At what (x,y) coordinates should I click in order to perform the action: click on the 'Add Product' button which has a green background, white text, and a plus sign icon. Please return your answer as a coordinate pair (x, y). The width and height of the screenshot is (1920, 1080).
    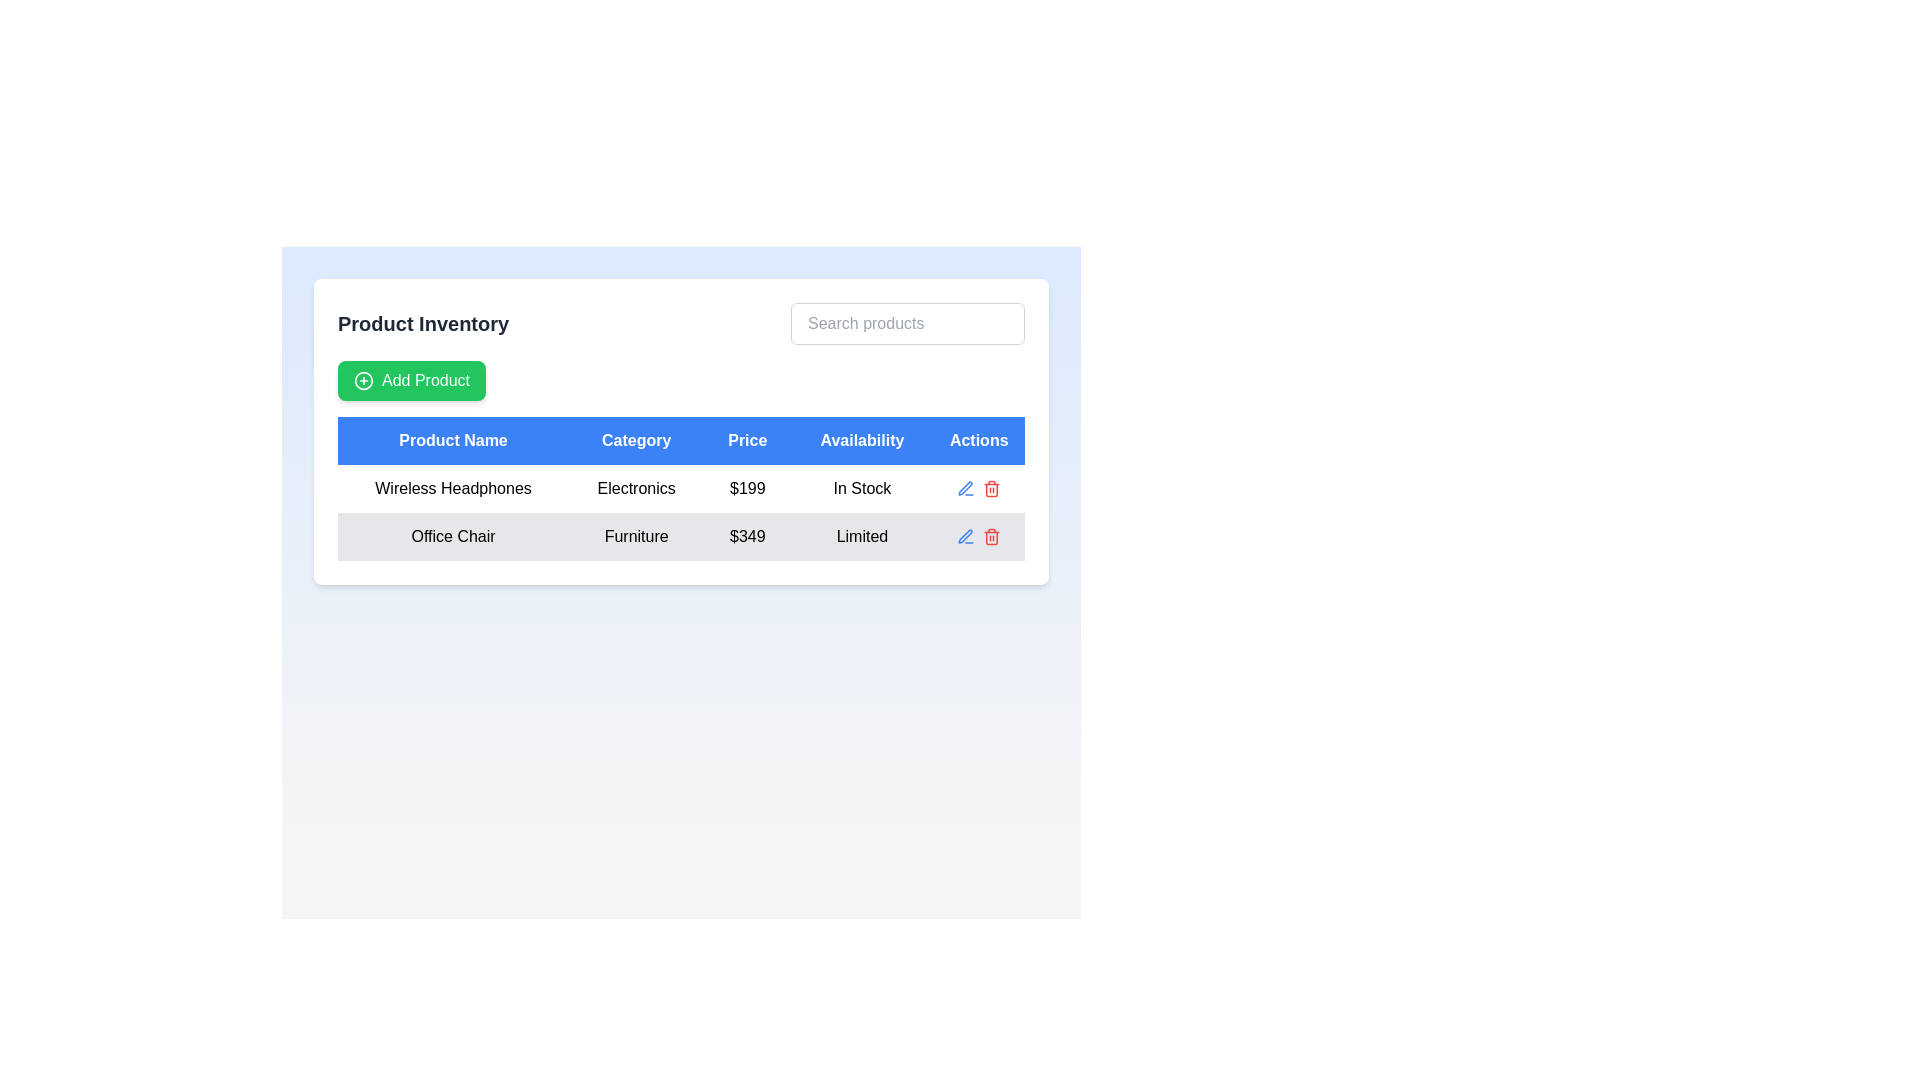
    Looking at the image, I should click on (411, 381).